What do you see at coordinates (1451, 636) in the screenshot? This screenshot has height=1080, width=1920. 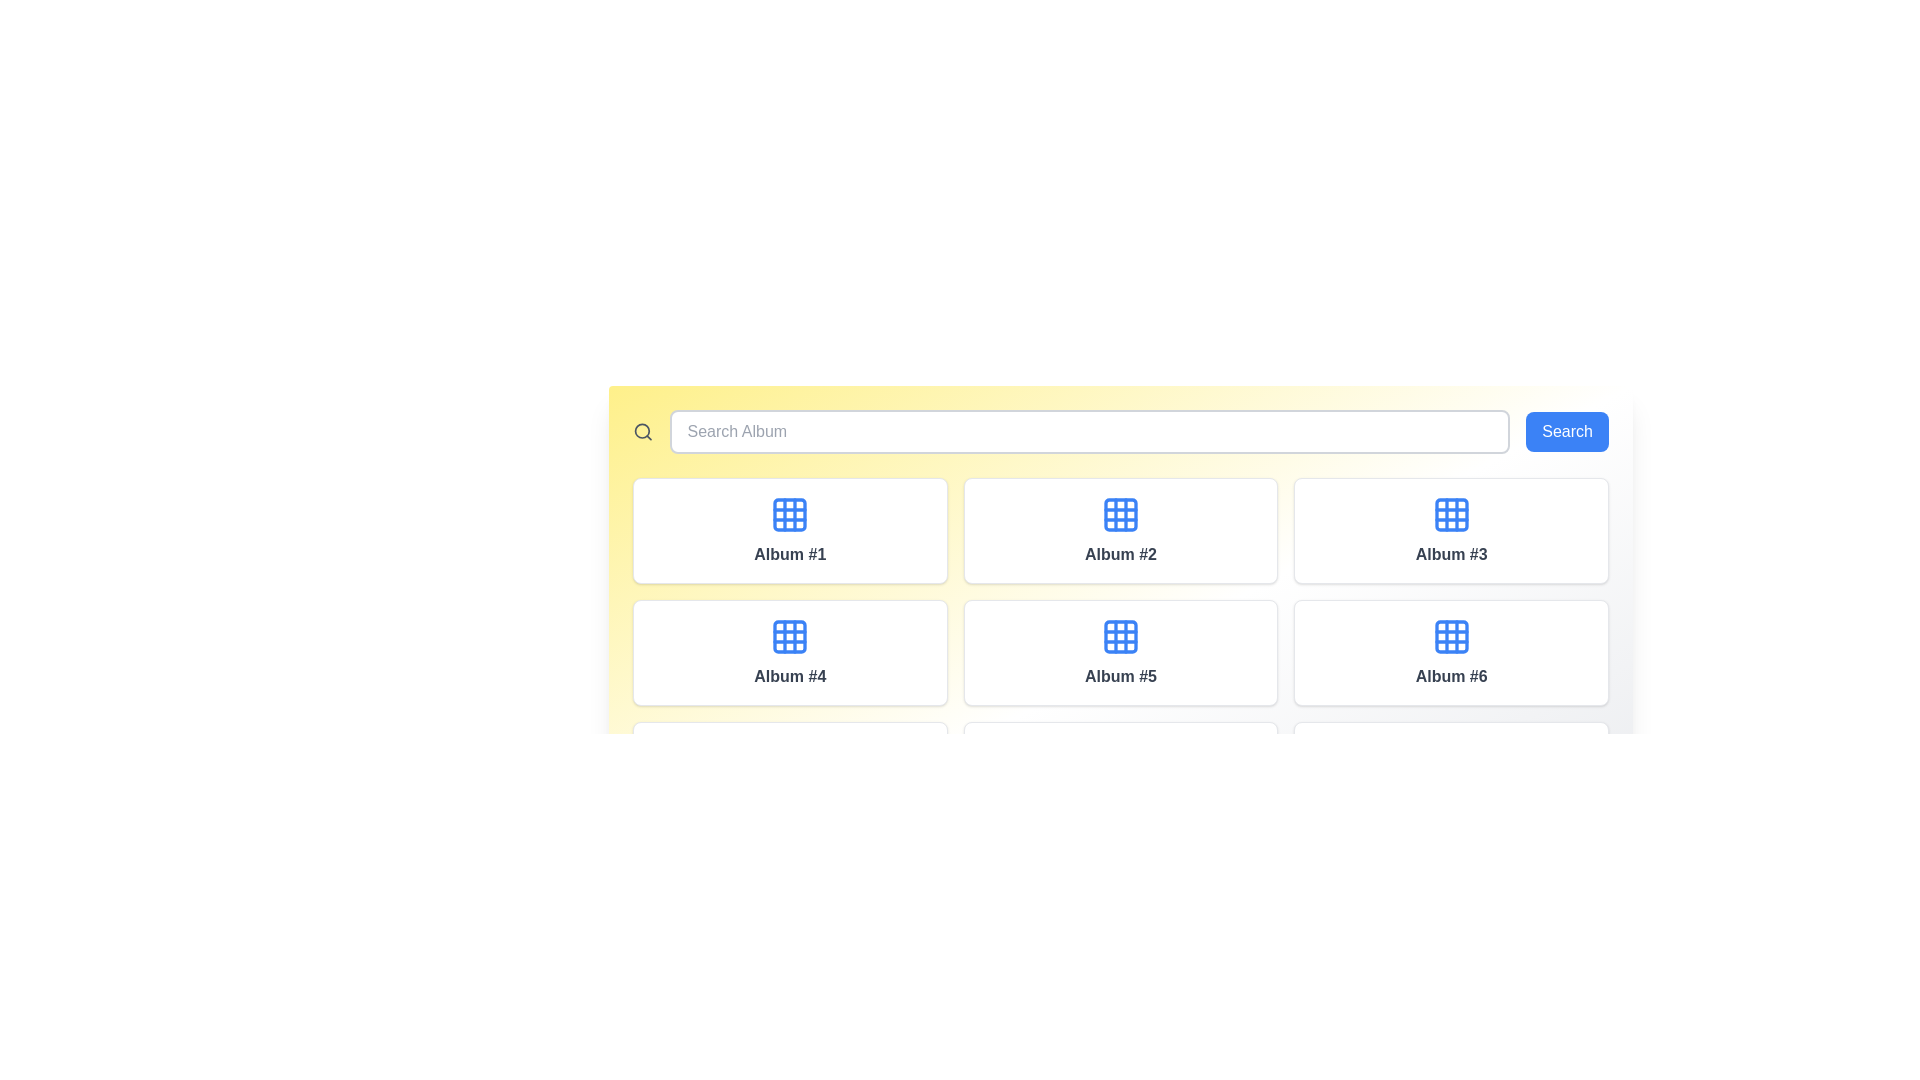 I see `the blue grid icon which is the top-left square of the 'Album 6' label in the bottom-right corner of the albums grid` at bounding box center [1451, 636].